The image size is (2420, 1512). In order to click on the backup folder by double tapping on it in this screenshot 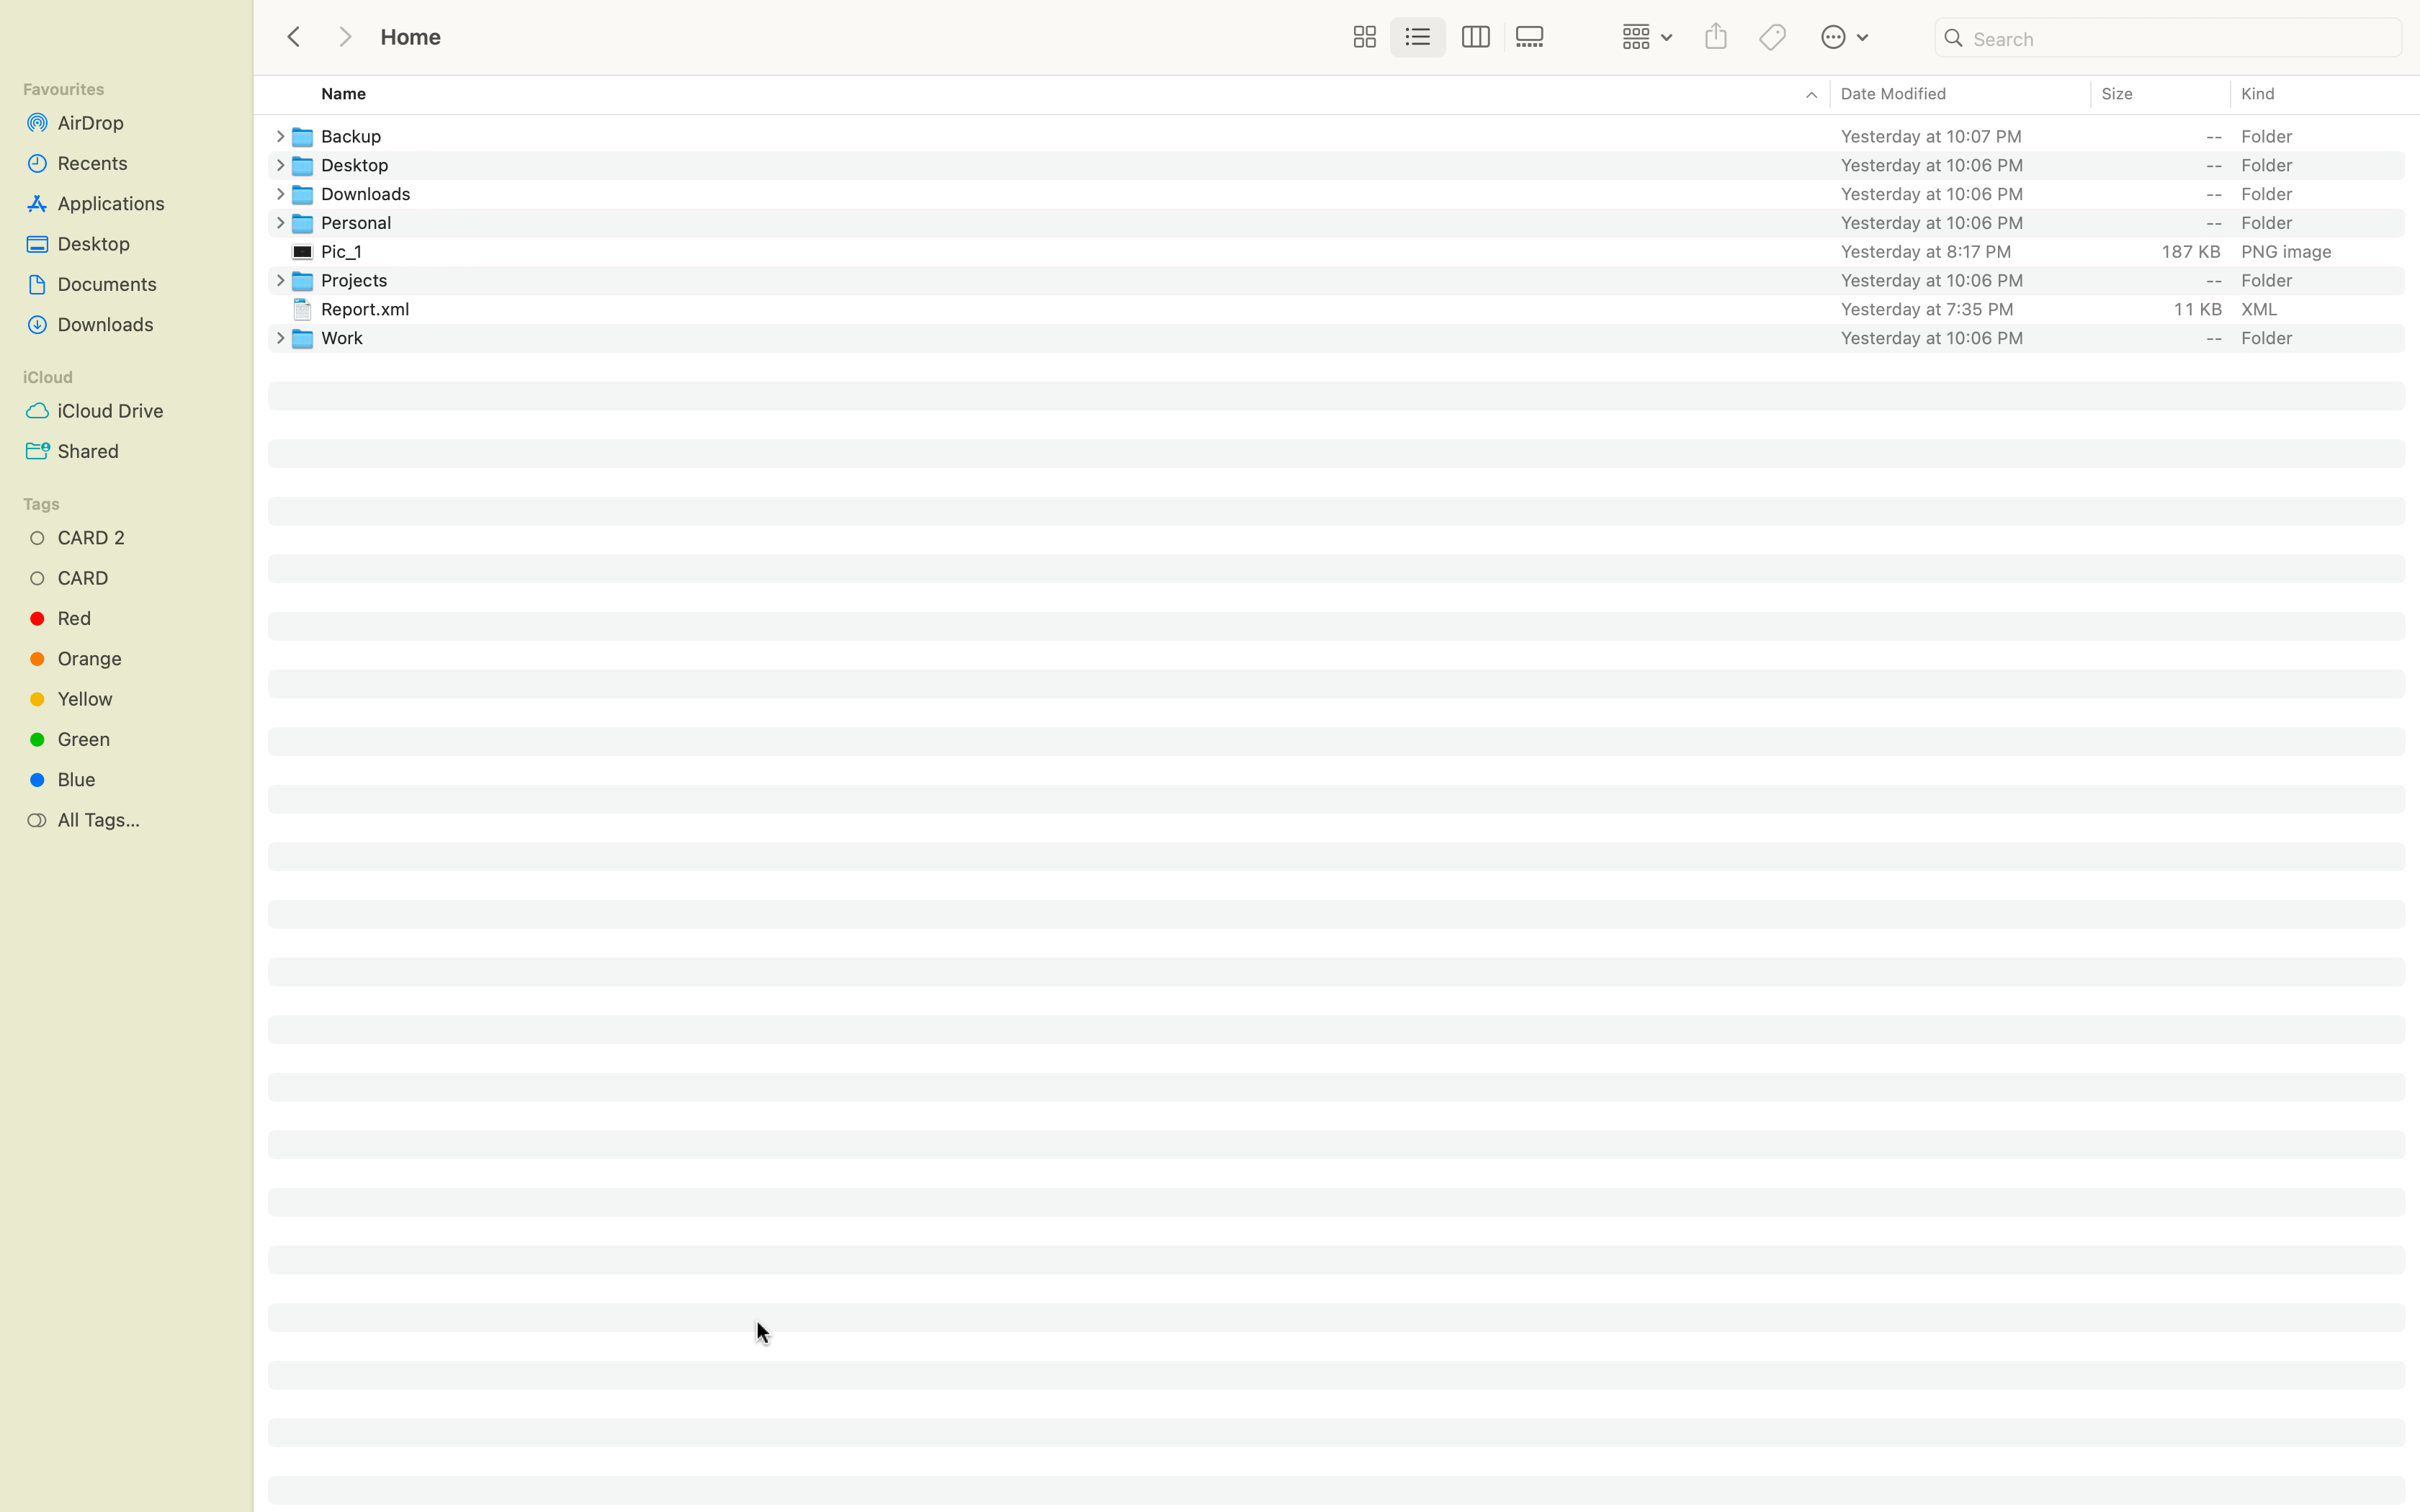, I will do `click(1355, 133)`.